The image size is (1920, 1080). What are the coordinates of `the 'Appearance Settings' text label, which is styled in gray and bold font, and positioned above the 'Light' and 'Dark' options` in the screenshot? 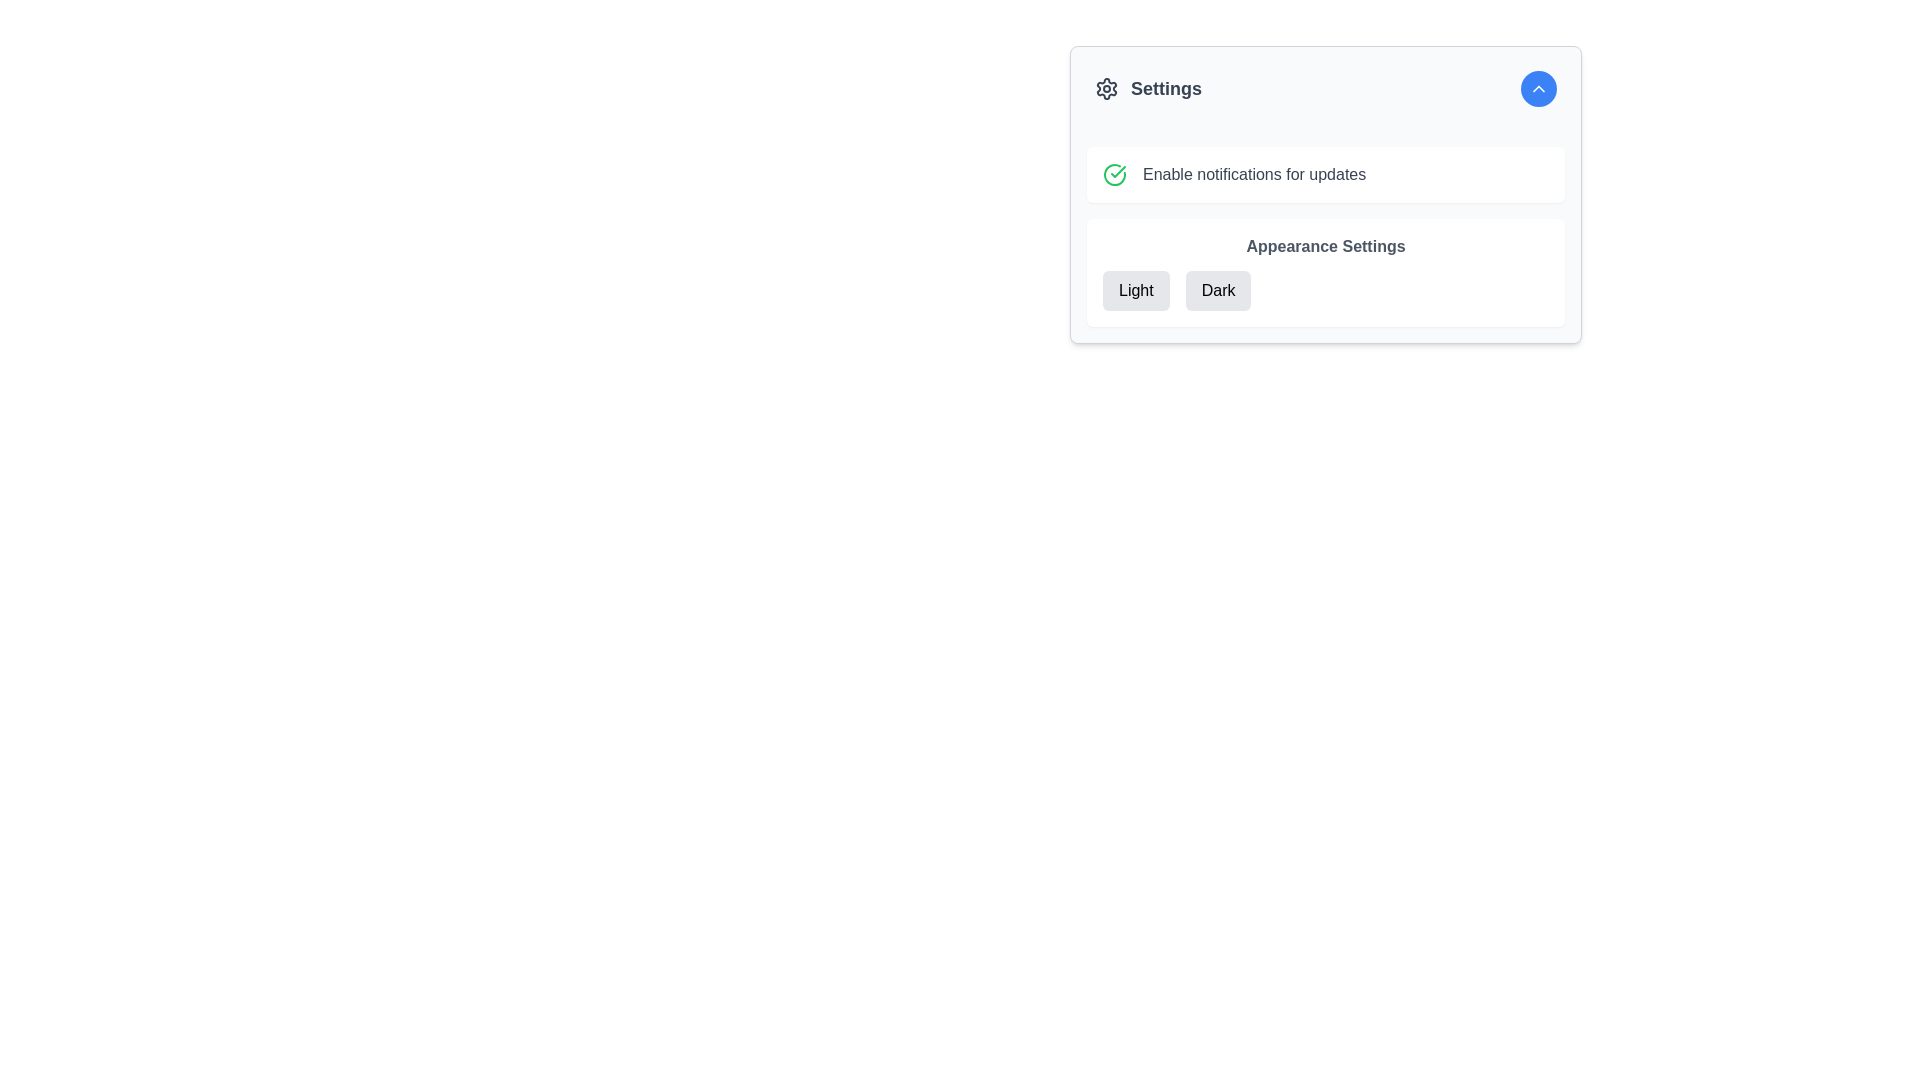 It's located at (1325, 245).